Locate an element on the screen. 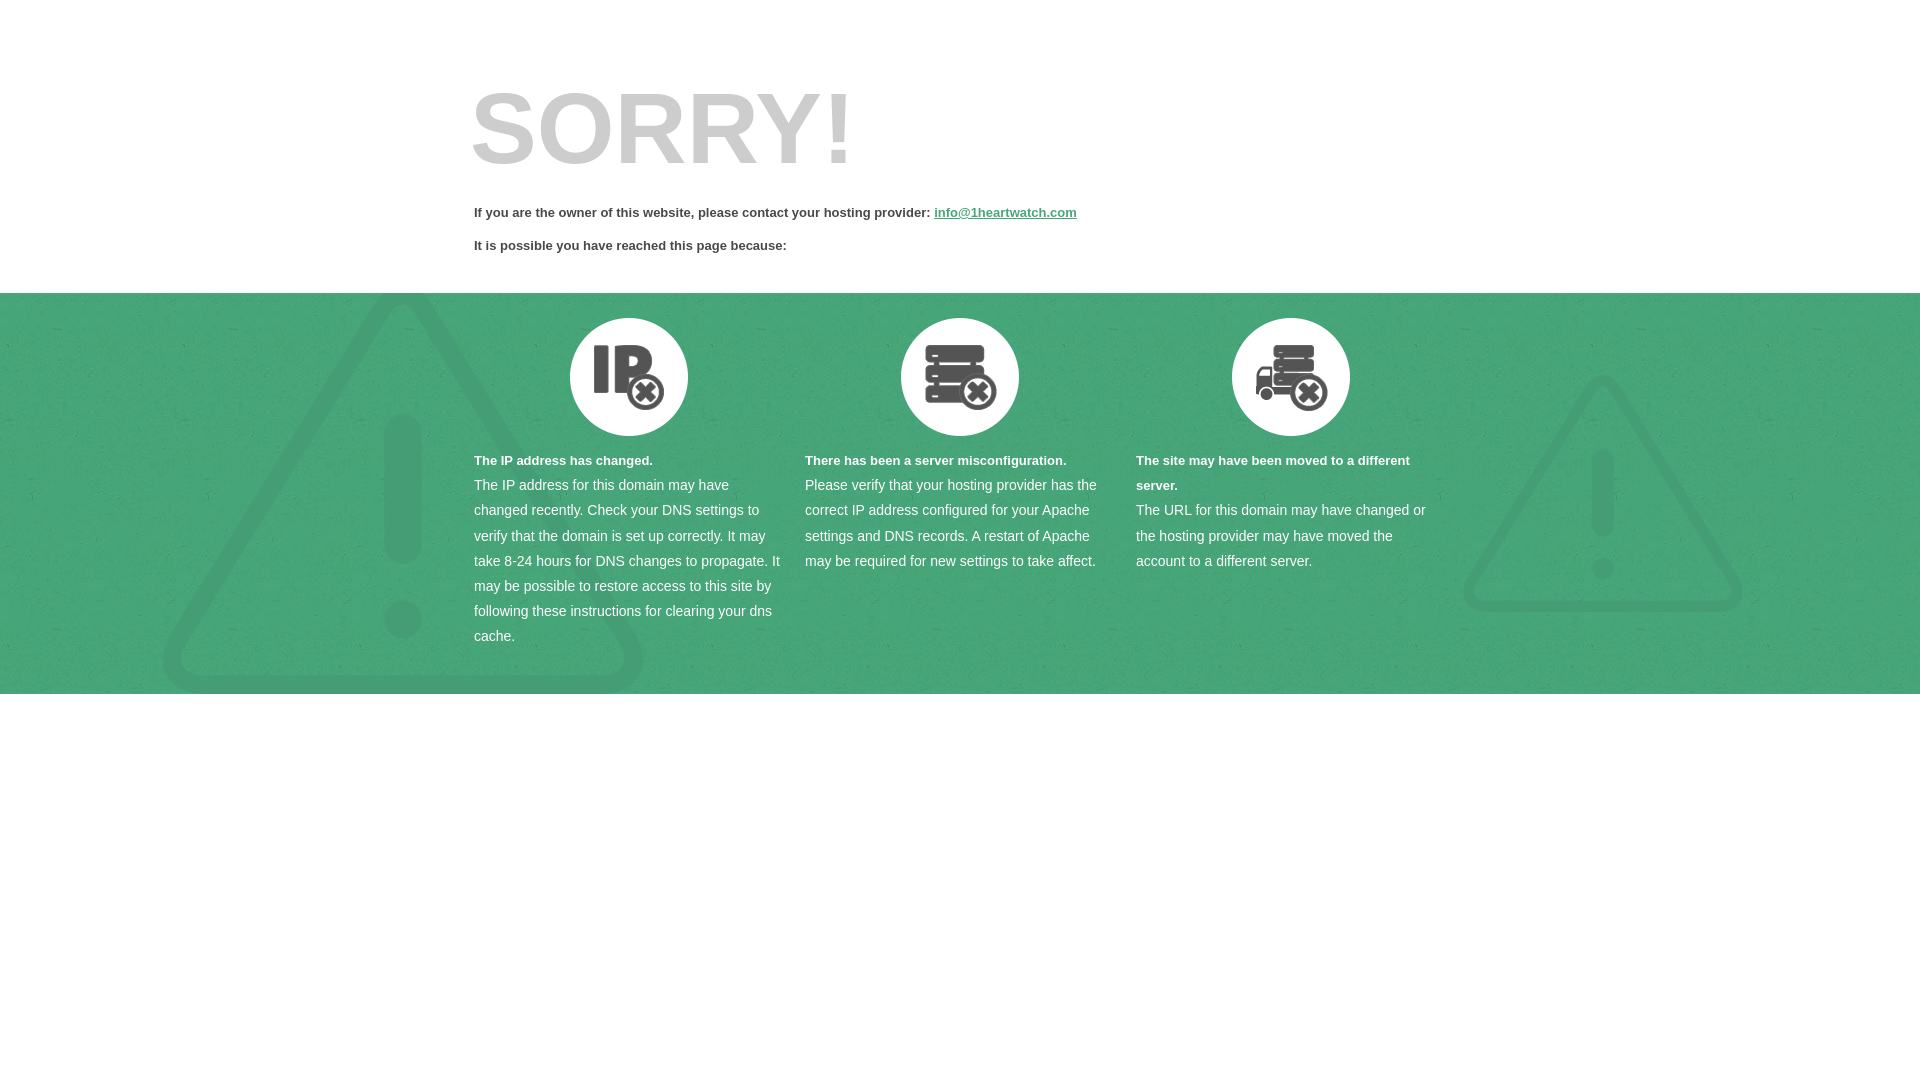  'info@1heartwatch.com' is located at coordinates (1005, 212).